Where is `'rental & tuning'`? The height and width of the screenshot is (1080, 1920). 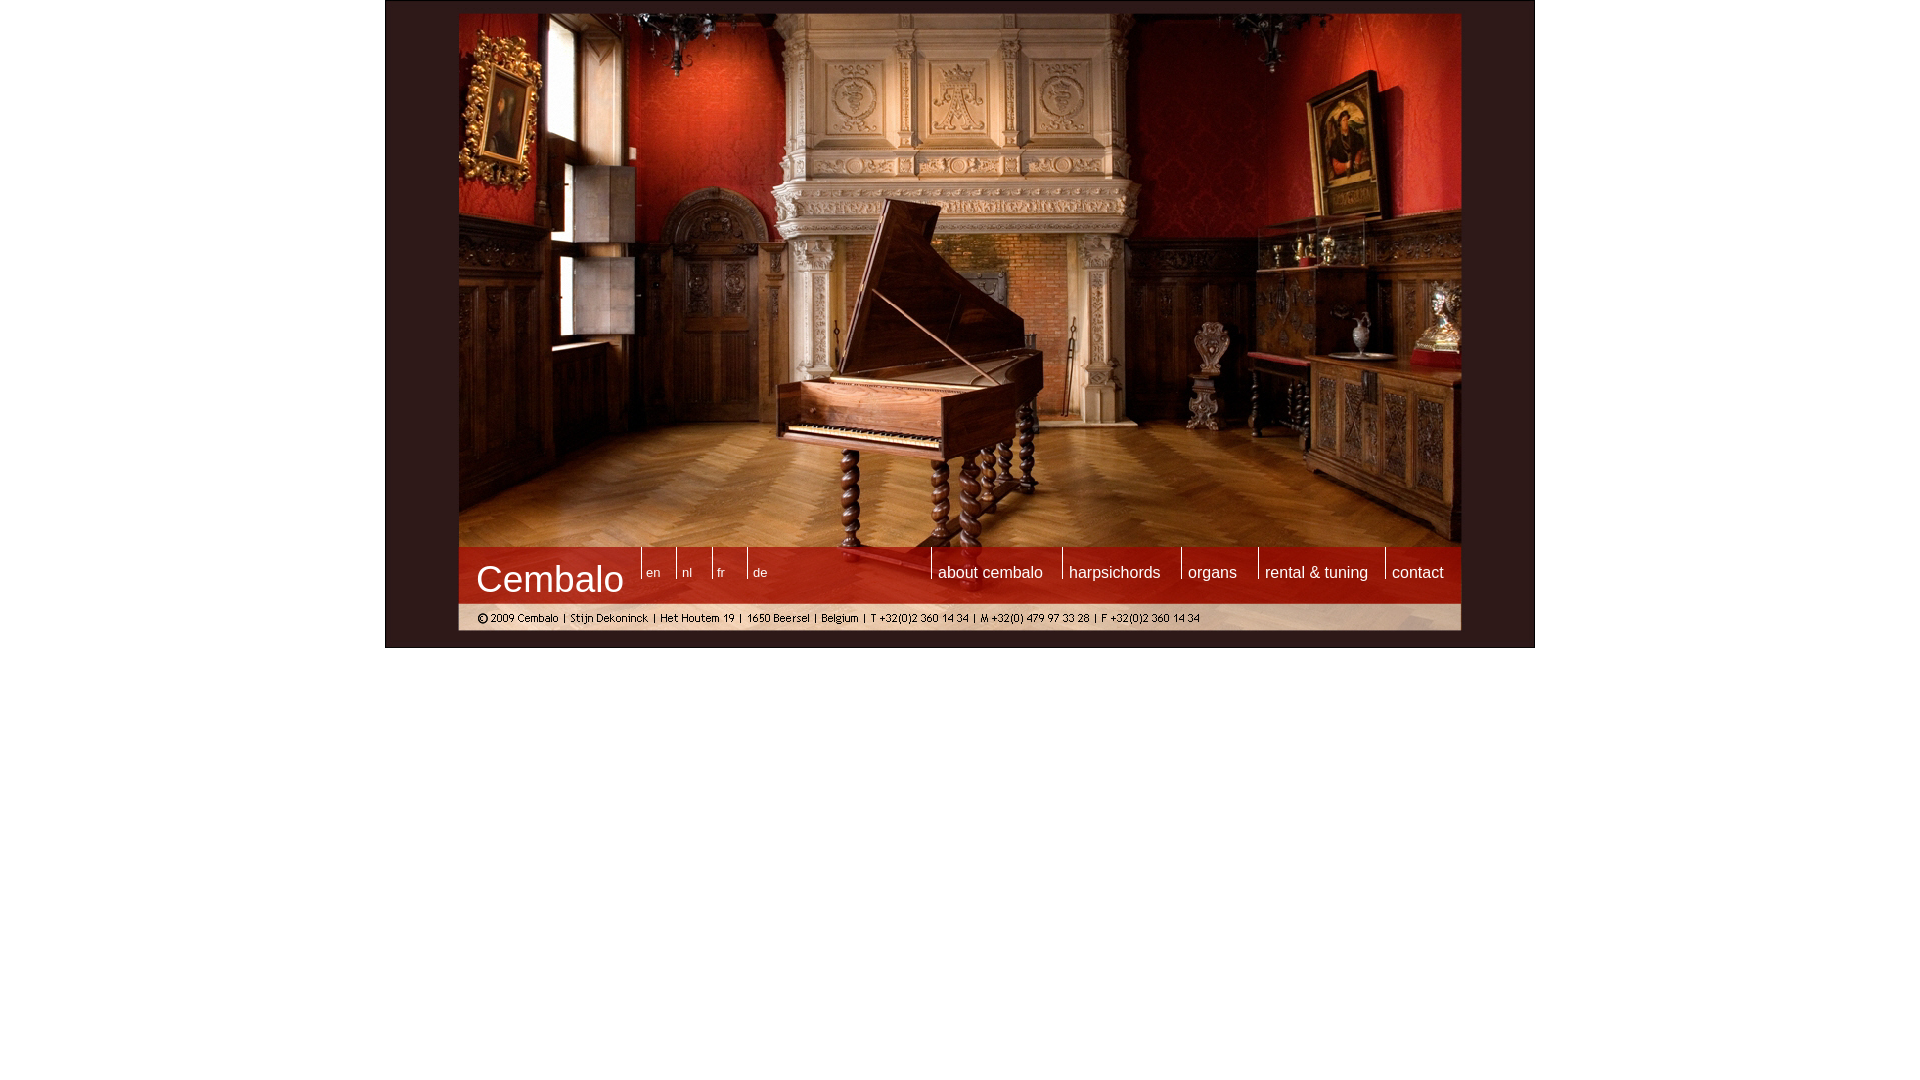
'rental & tuning' is located at coordinates (1316, 572).